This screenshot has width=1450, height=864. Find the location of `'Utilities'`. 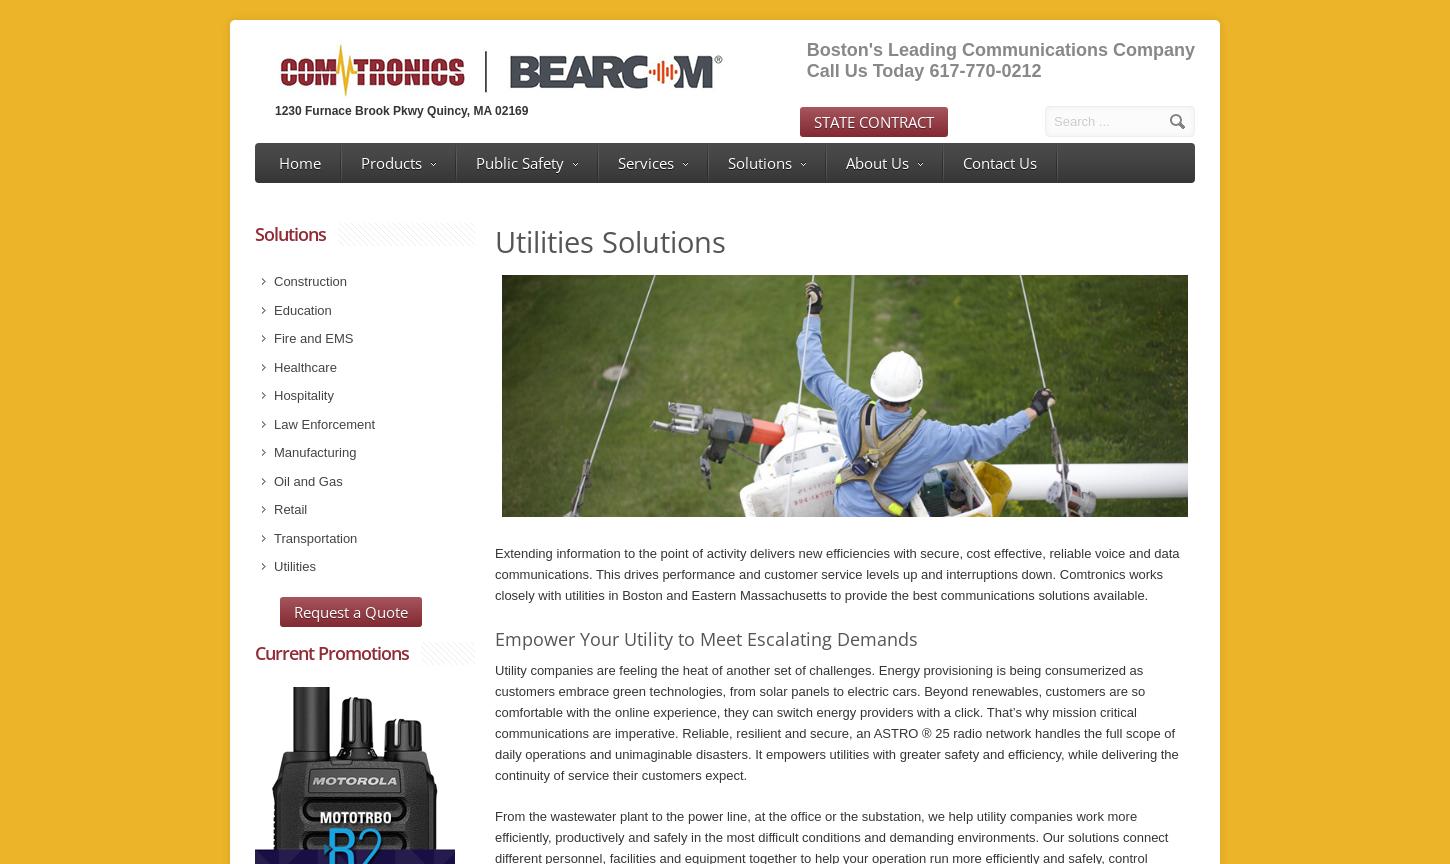

'Utilities' is located at coordinates (274, 565).